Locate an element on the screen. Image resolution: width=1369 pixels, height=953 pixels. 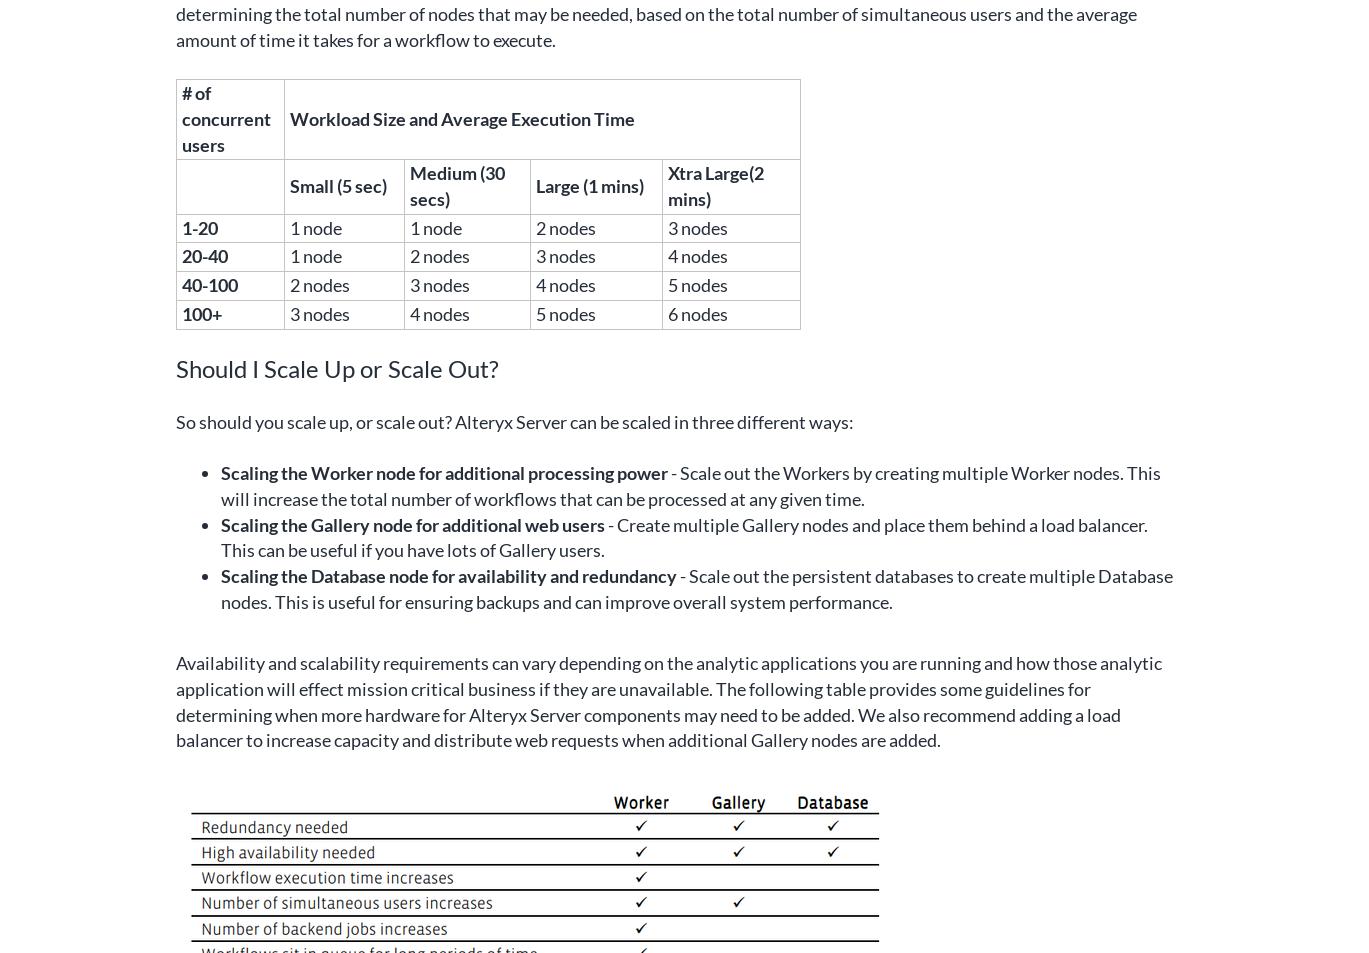
'Should I Scale Up or Scale Out?' is located at coordinates (335, 367).